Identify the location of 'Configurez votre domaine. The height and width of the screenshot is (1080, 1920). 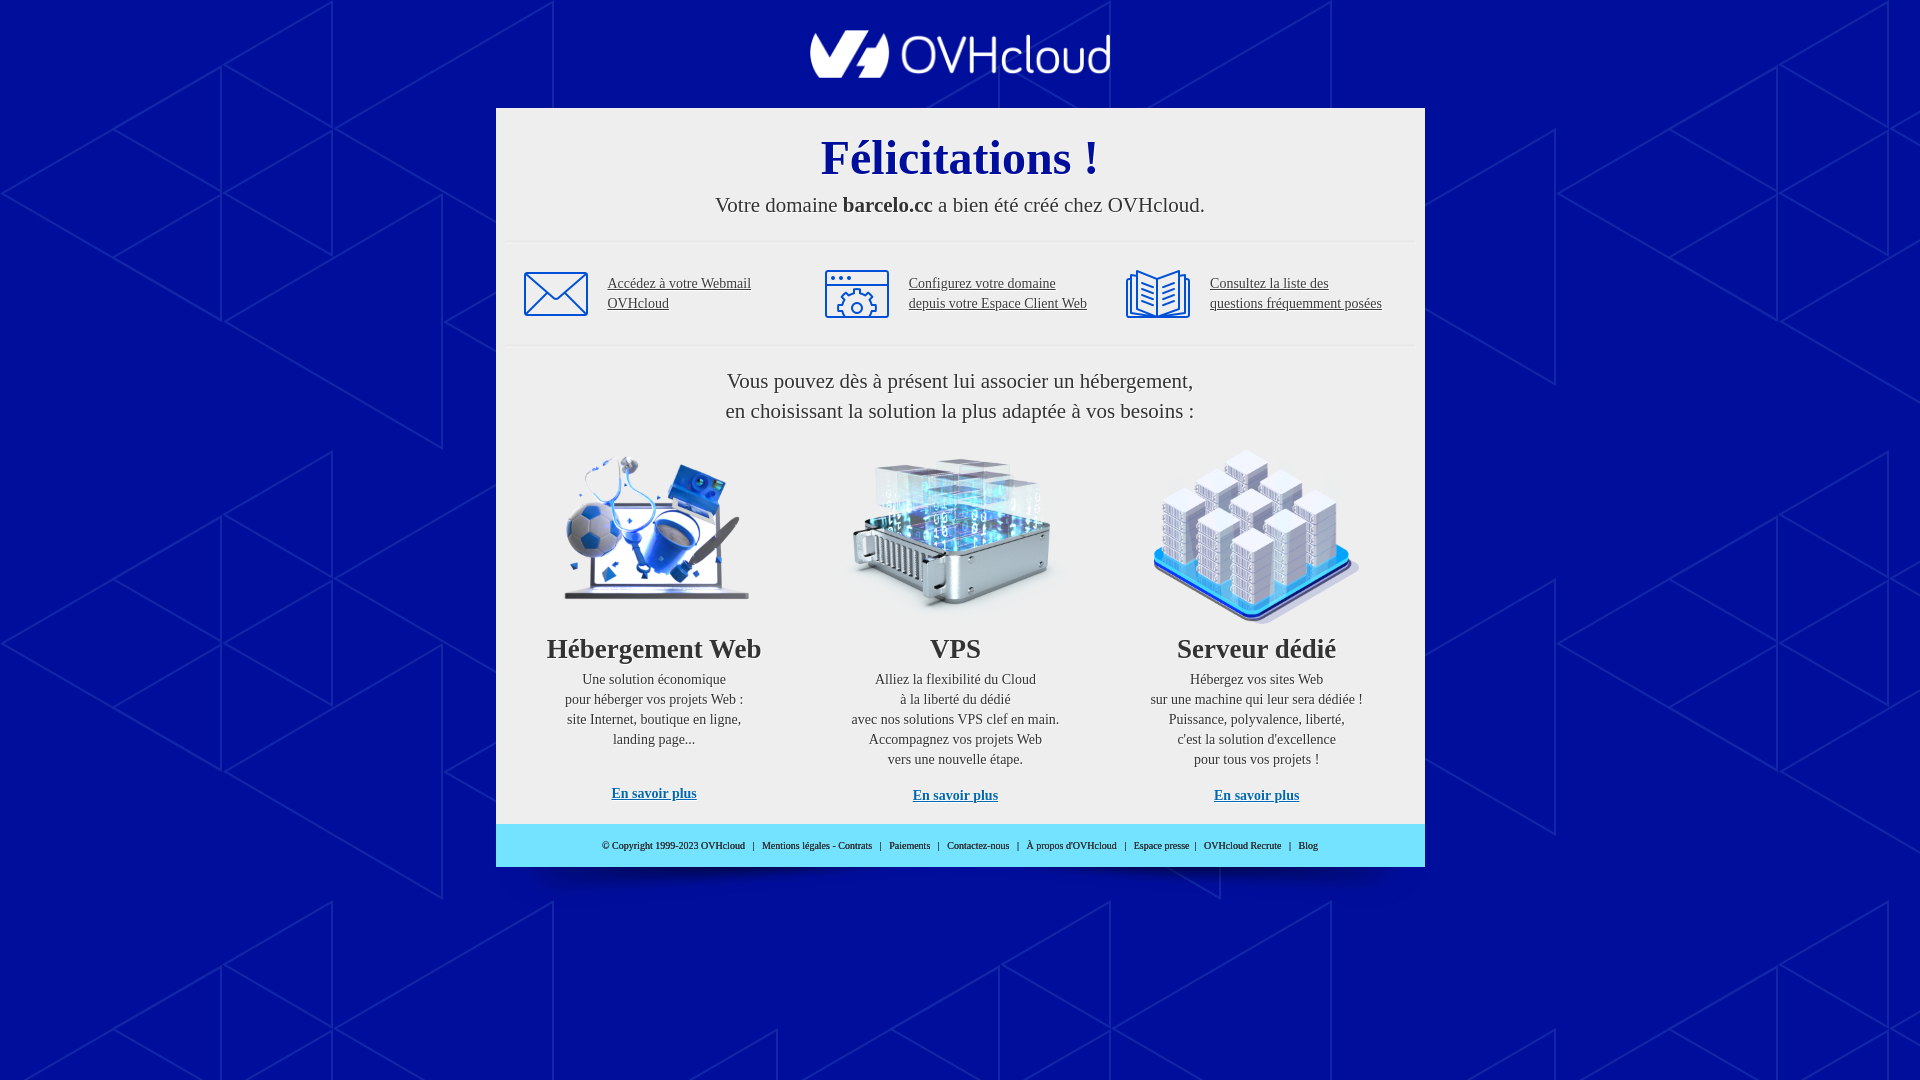
(998, 293).